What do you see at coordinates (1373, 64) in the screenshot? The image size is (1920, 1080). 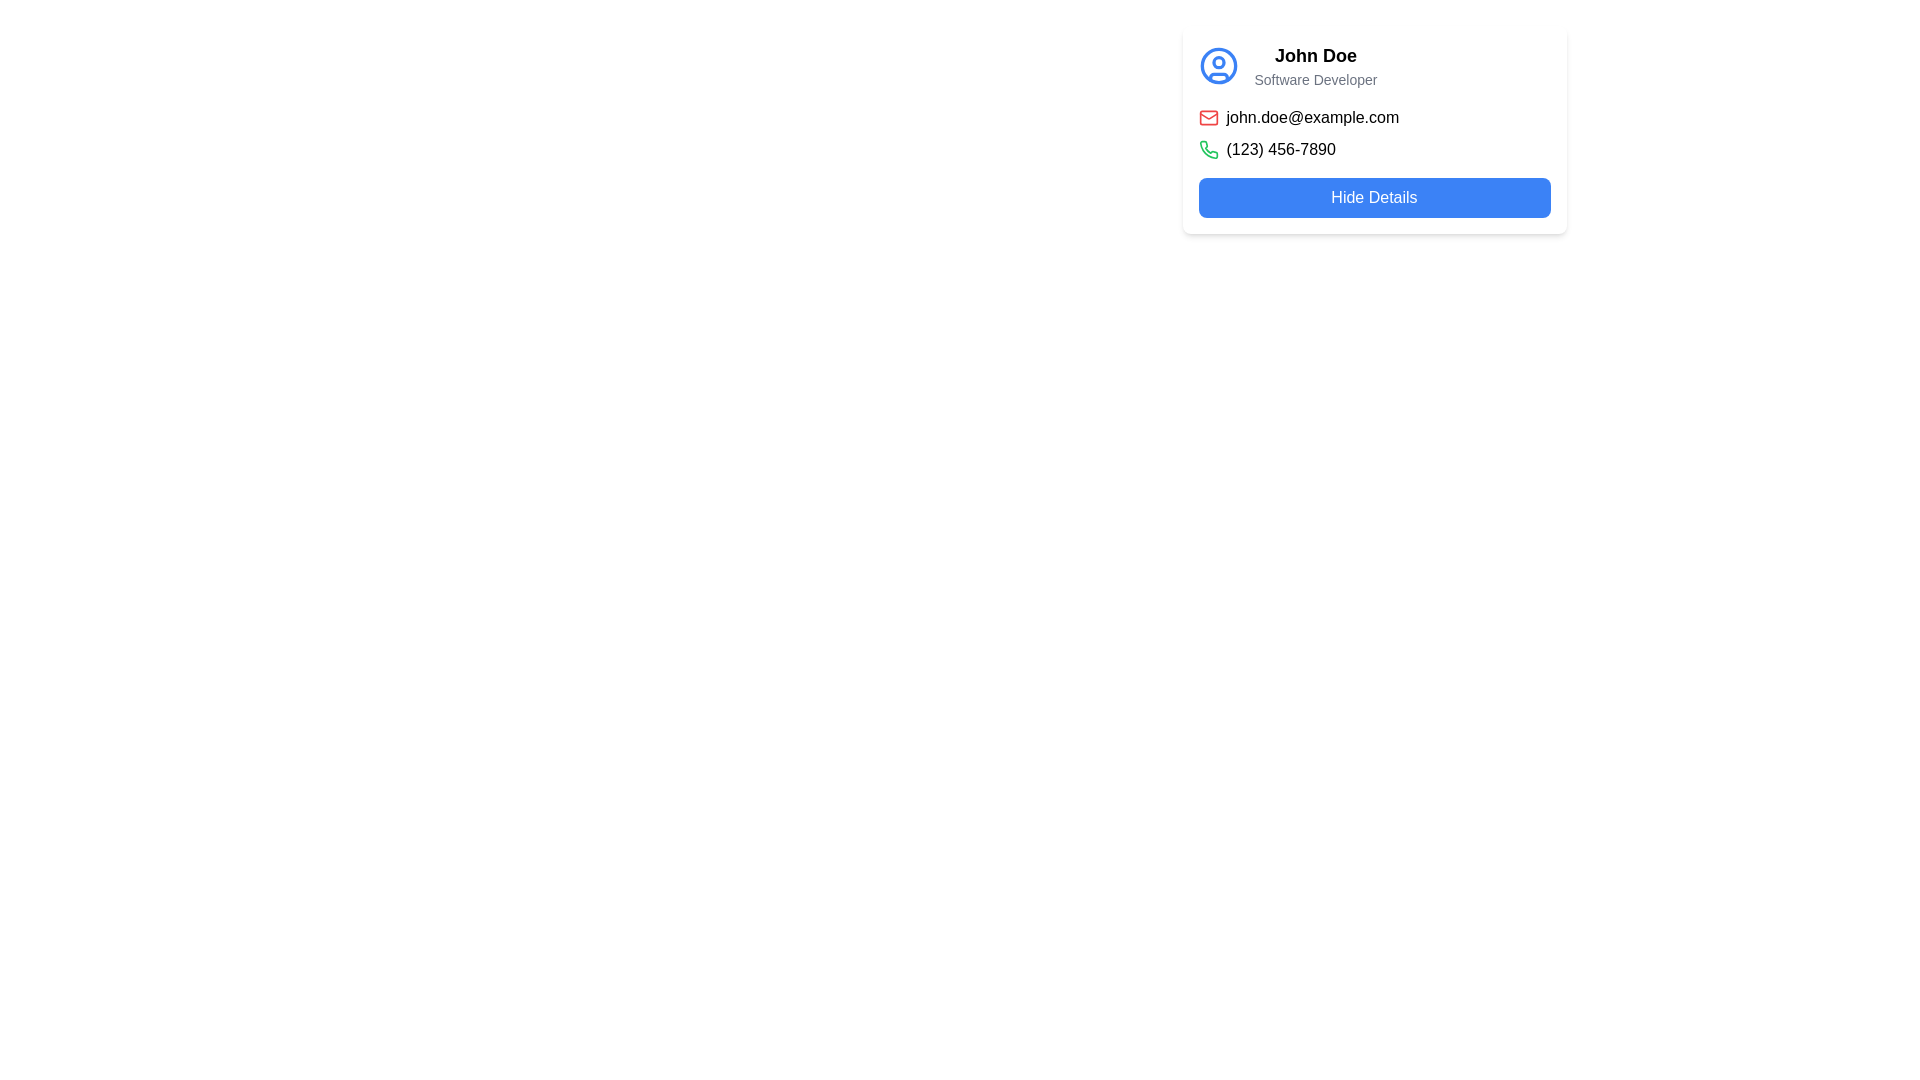 I see `the details of the Profile summary section displaying the user icon and the name 'John Doe' with the title 'Software Developer'` at bounding box center [1373, 64].